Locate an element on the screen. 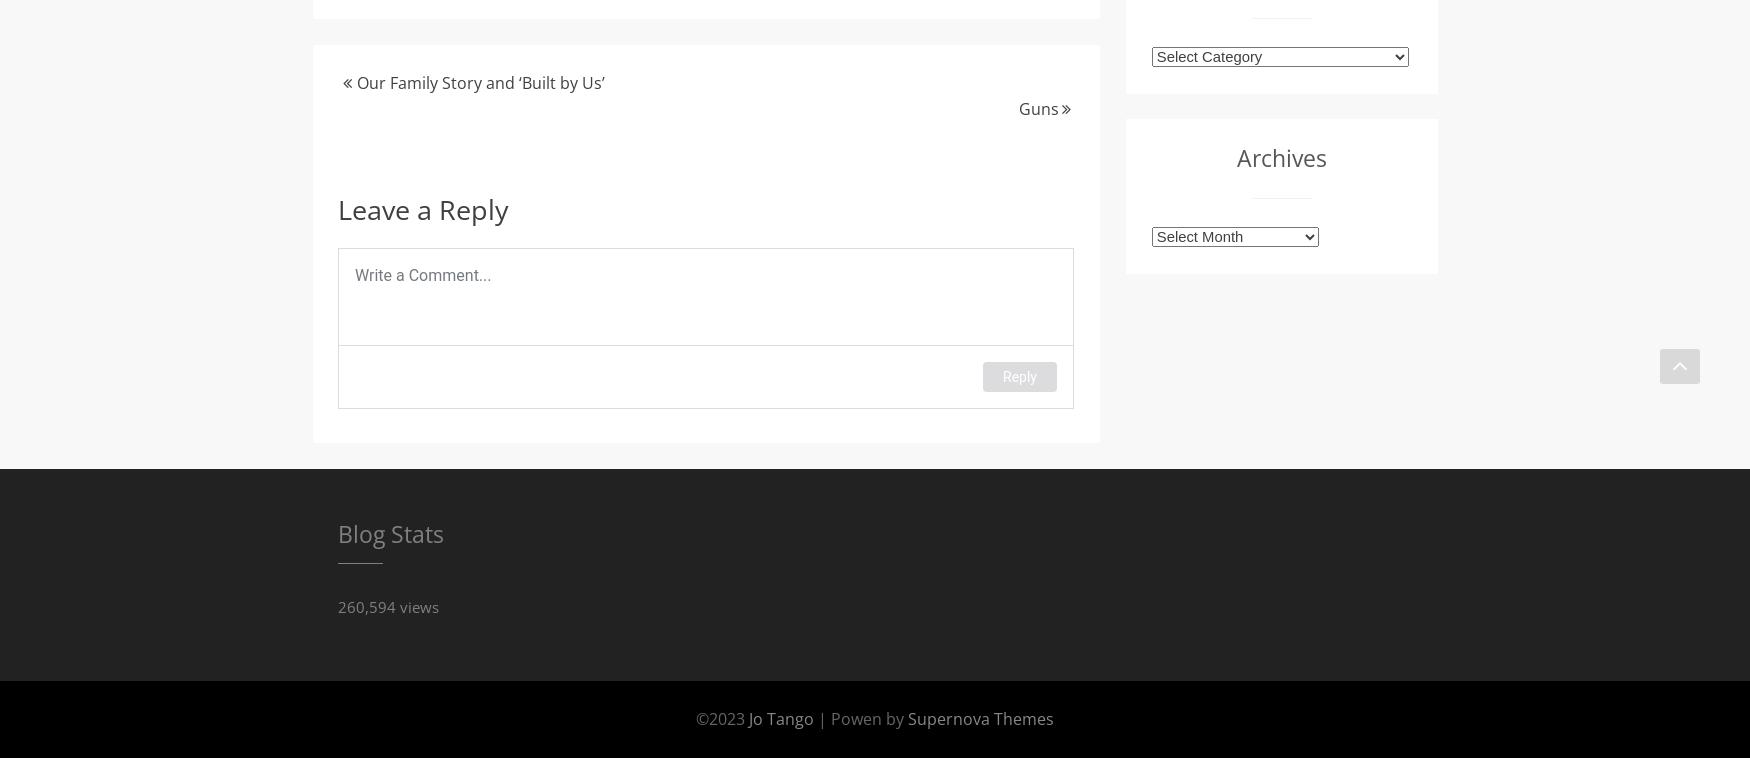 This screenshot has width=1750, height=758. '260,594 views' is located at coordinates (337, 607).